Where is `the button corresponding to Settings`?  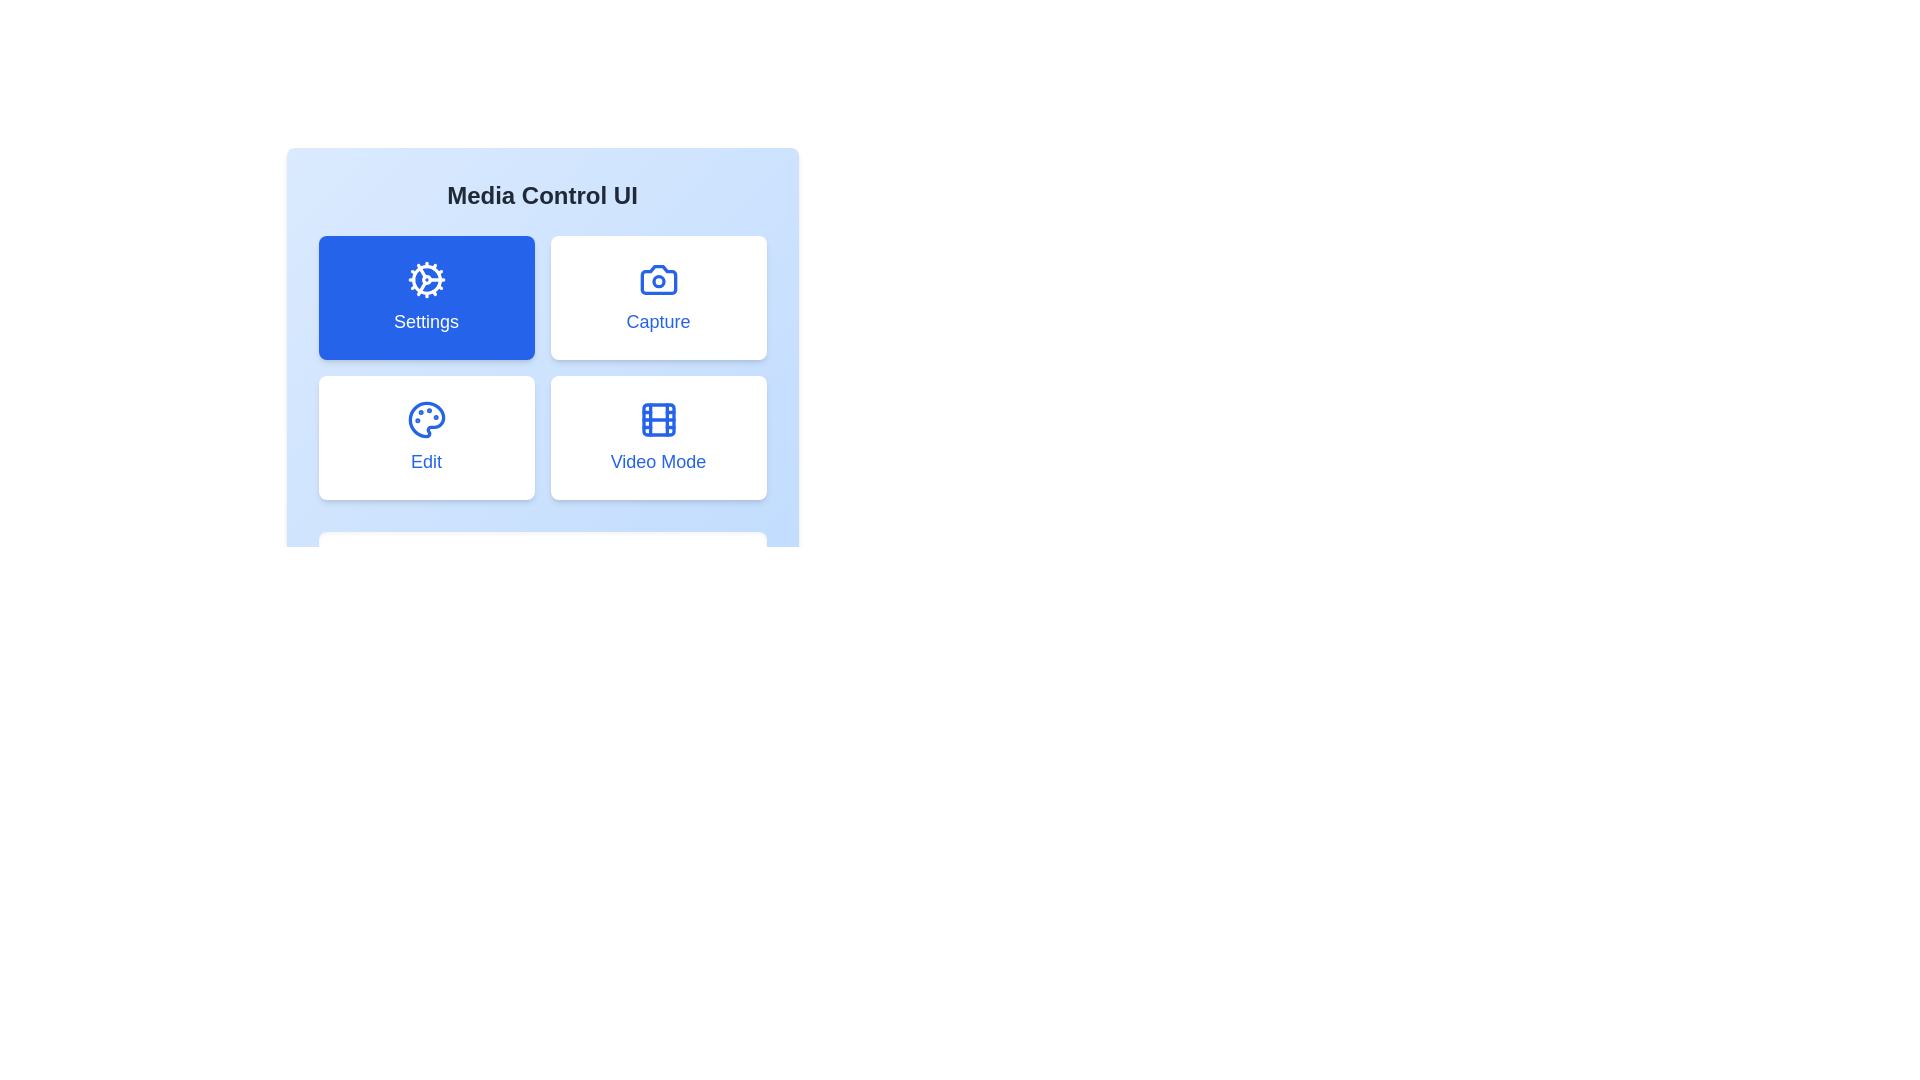
the button corresponding to Settings is located at coordinates (425, 297).